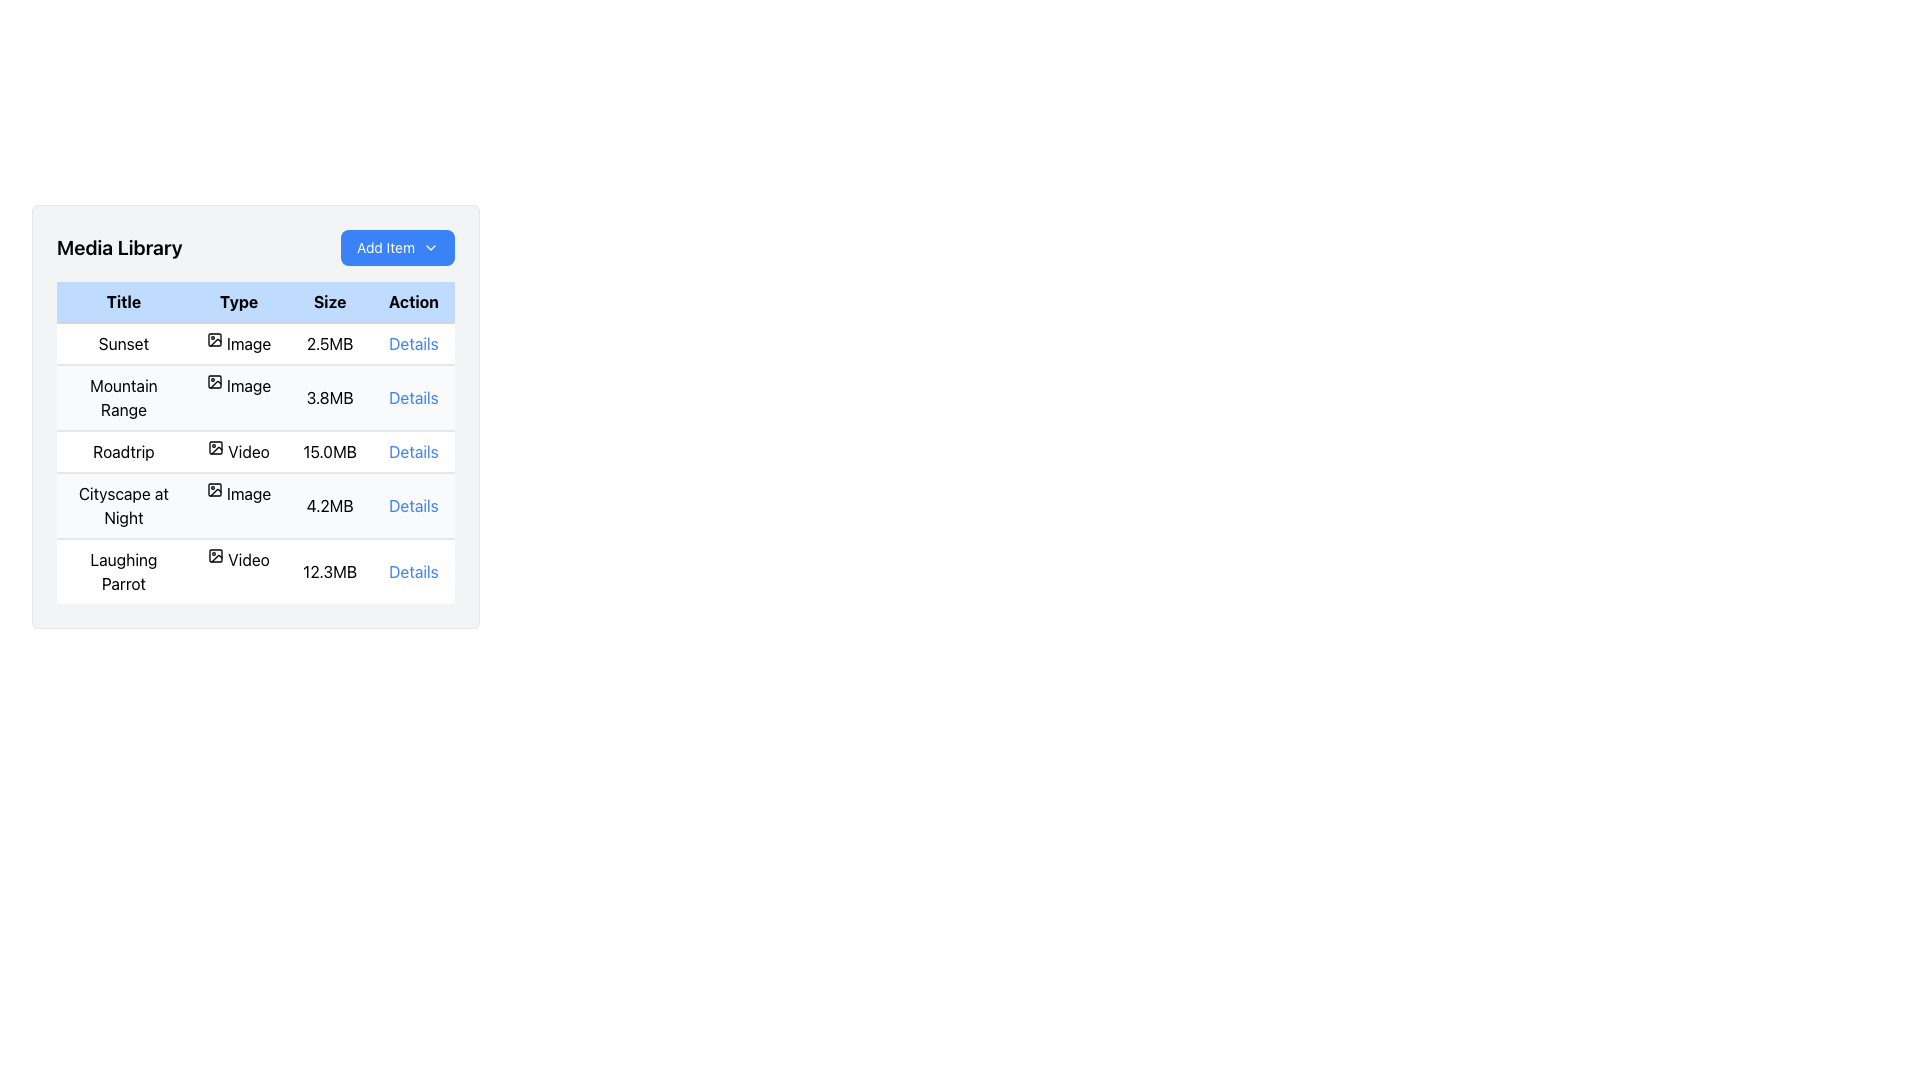  I want to click on the 'Details' hyperlink in the 'Action' column of the 'Mountain Range' row, so click(412, 397).